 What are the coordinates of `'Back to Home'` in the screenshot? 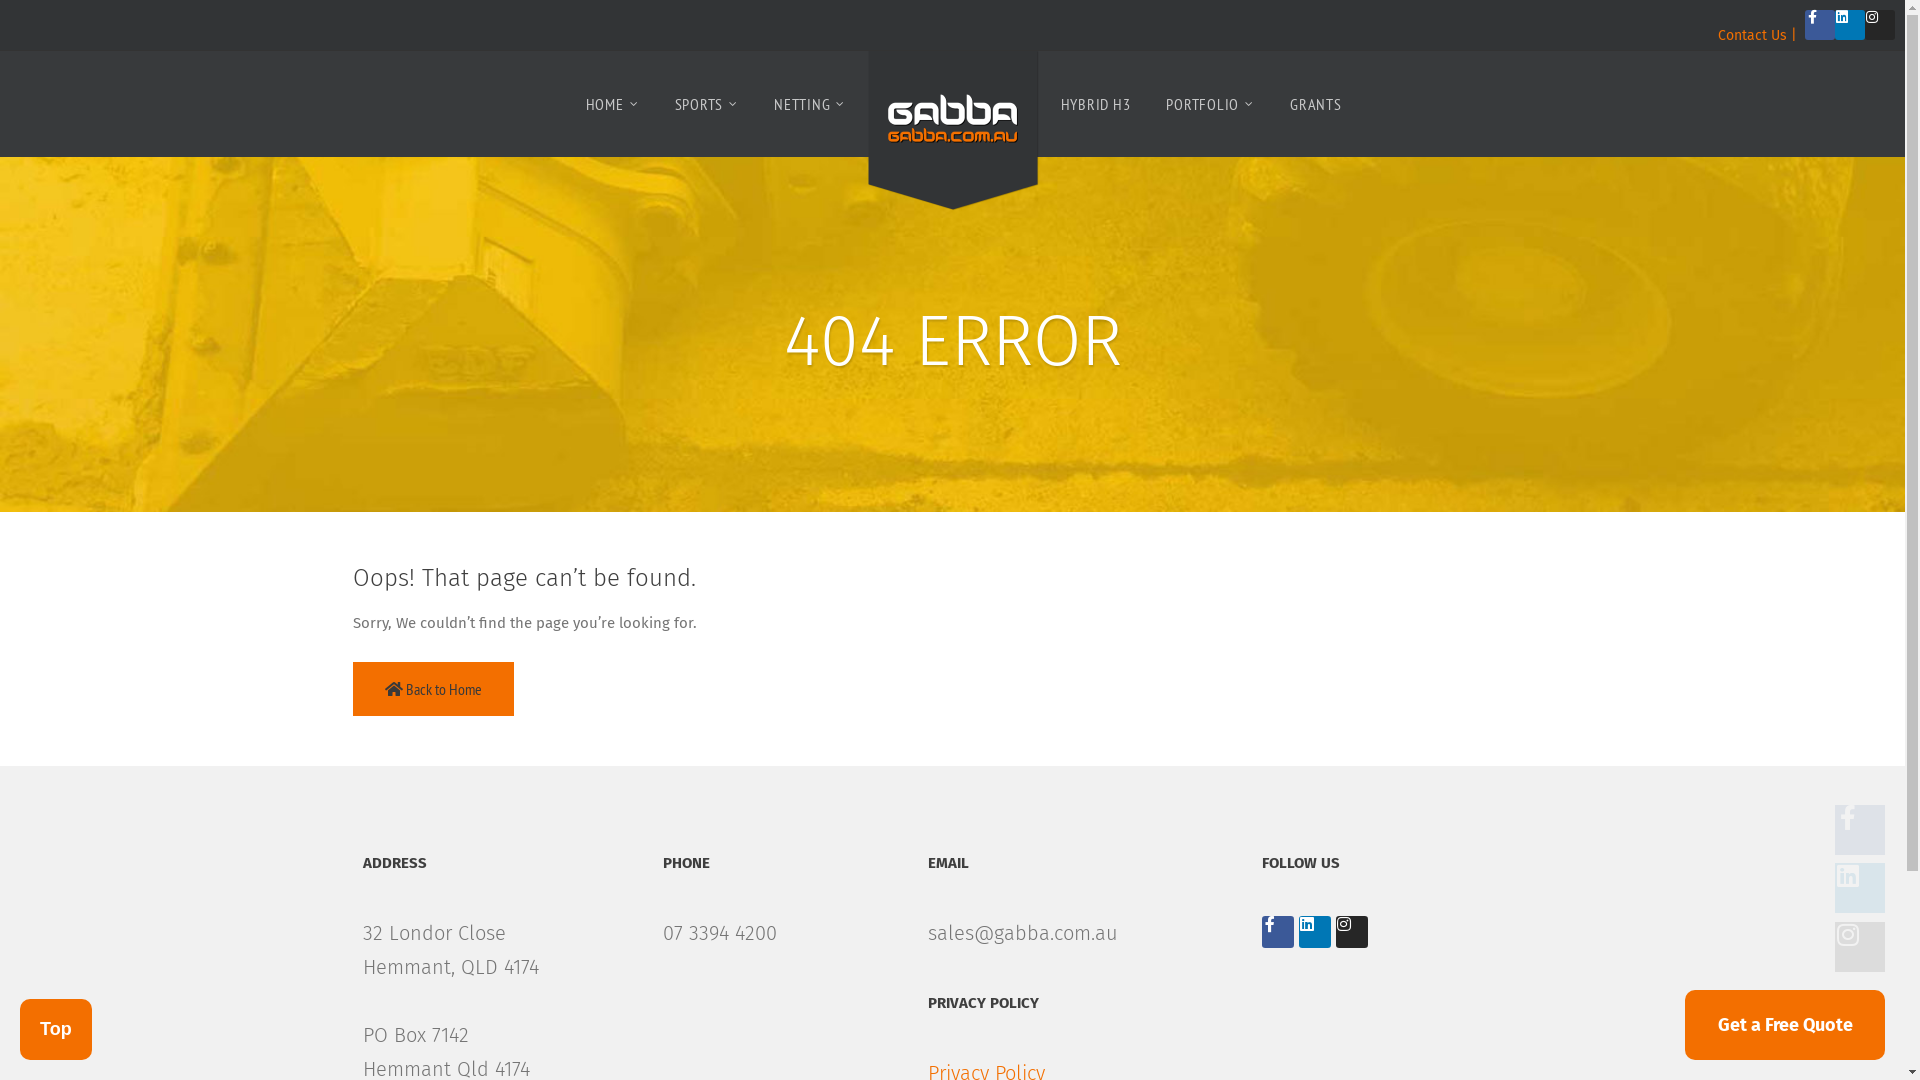 It's located at (431, 688).